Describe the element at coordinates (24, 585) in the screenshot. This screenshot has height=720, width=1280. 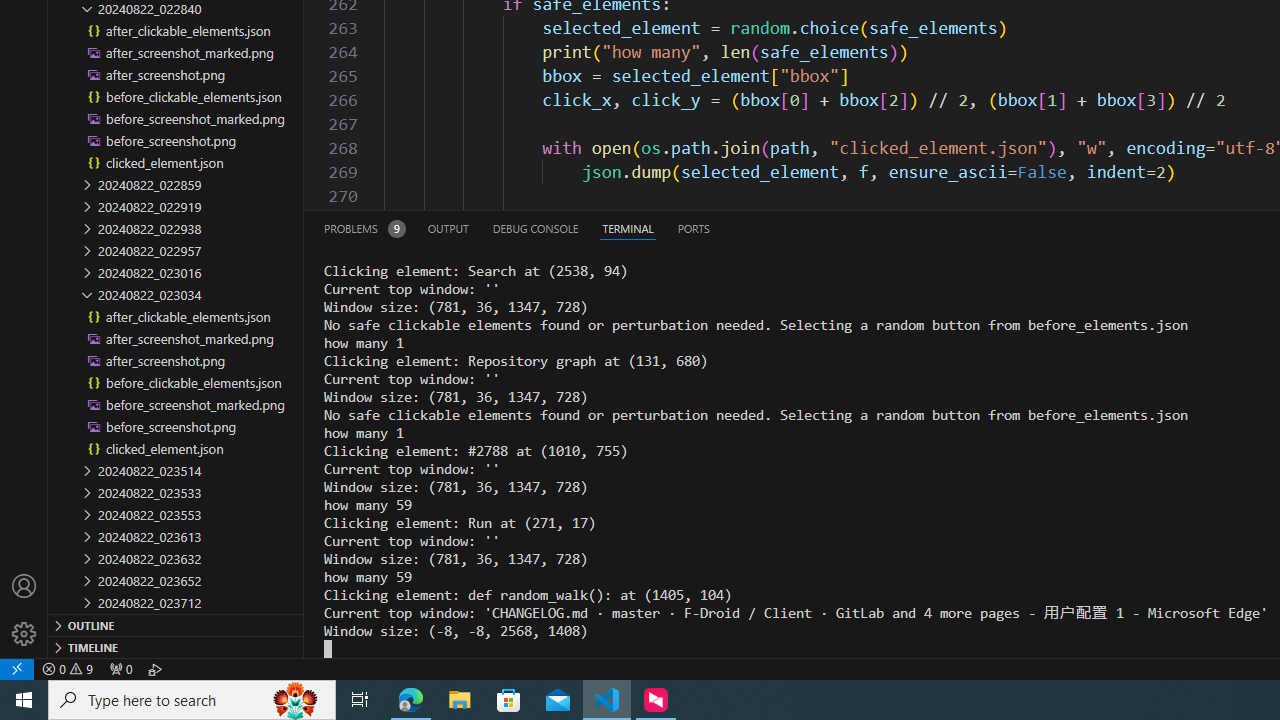
I see `'Accounts'` at that location.